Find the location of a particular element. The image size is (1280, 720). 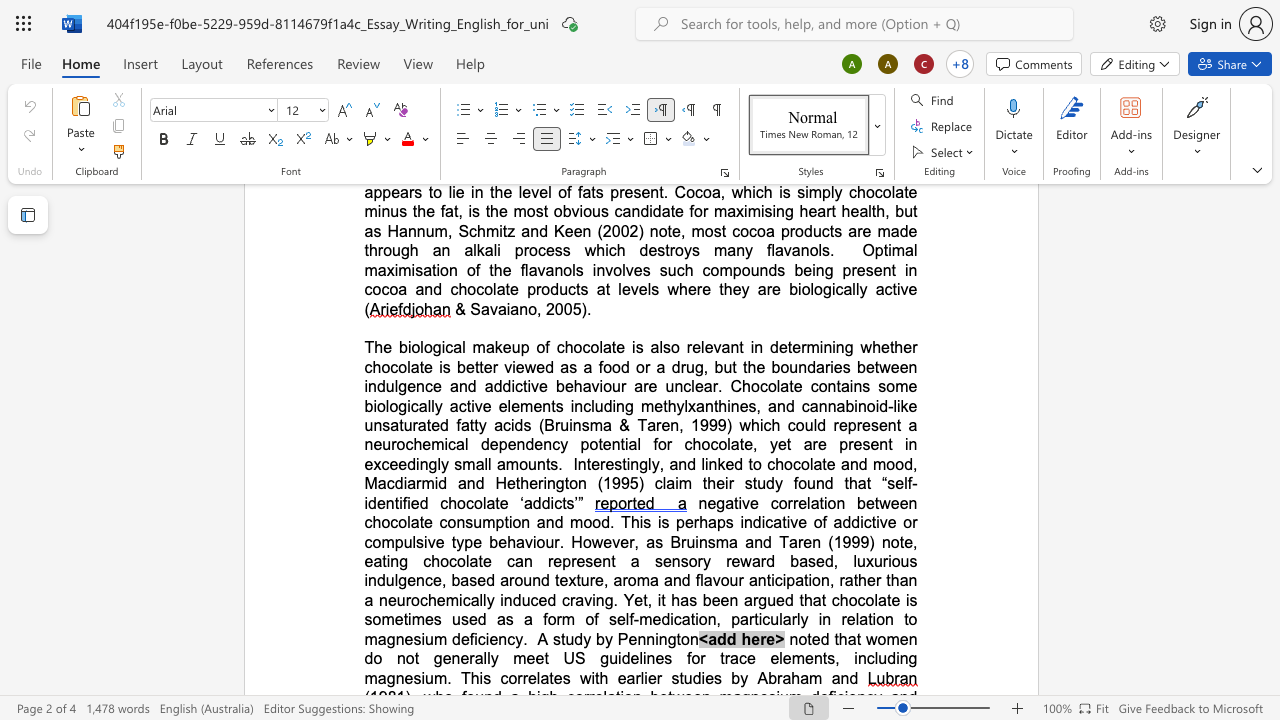

the space between the continuous character "e" and "r" in the text is located at coordinates (875, 580).